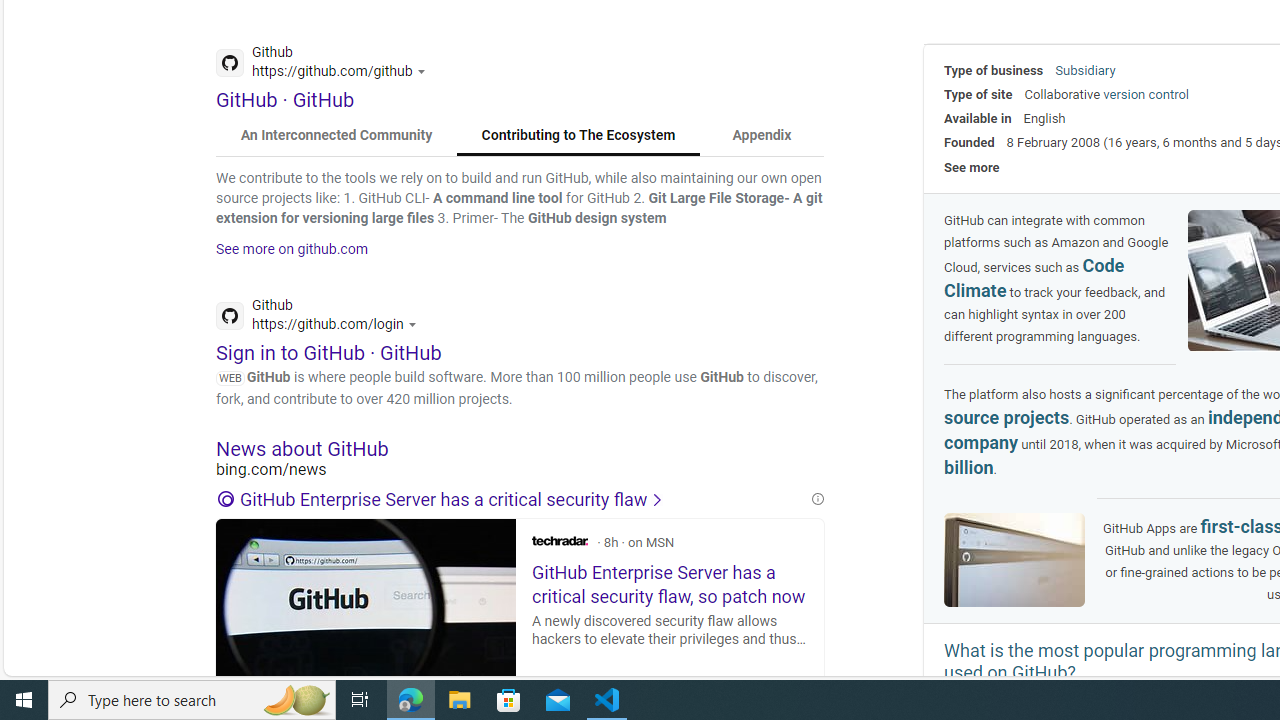 The width and height of the screenshot is (1280, 720). What do you see at coordinates (1084, 69) in the screenshot?
I see `'Subsidiary'` at bounding box center [1084, 69].